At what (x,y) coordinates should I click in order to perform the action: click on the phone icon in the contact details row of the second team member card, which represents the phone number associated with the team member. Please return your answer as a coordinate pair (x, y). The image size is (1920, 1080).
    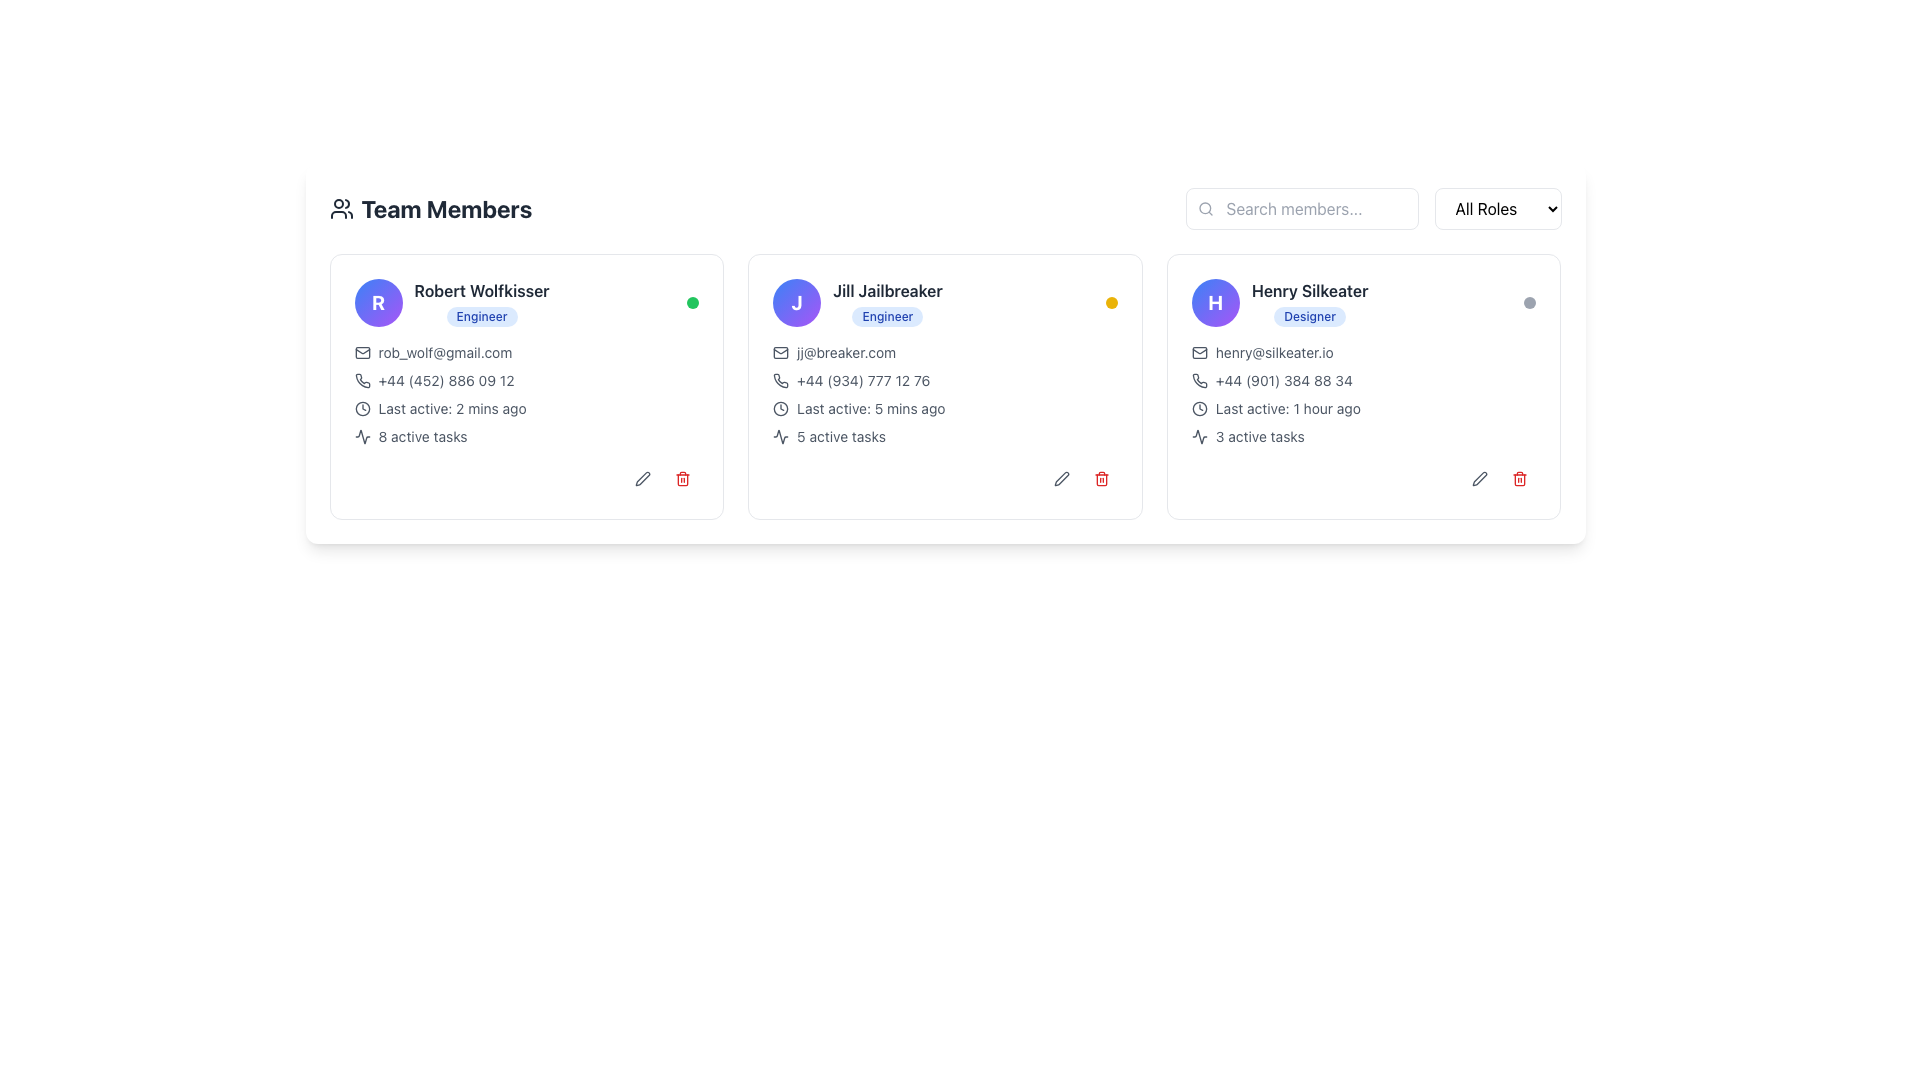
    Looking at the image, I should click on (780, 381).